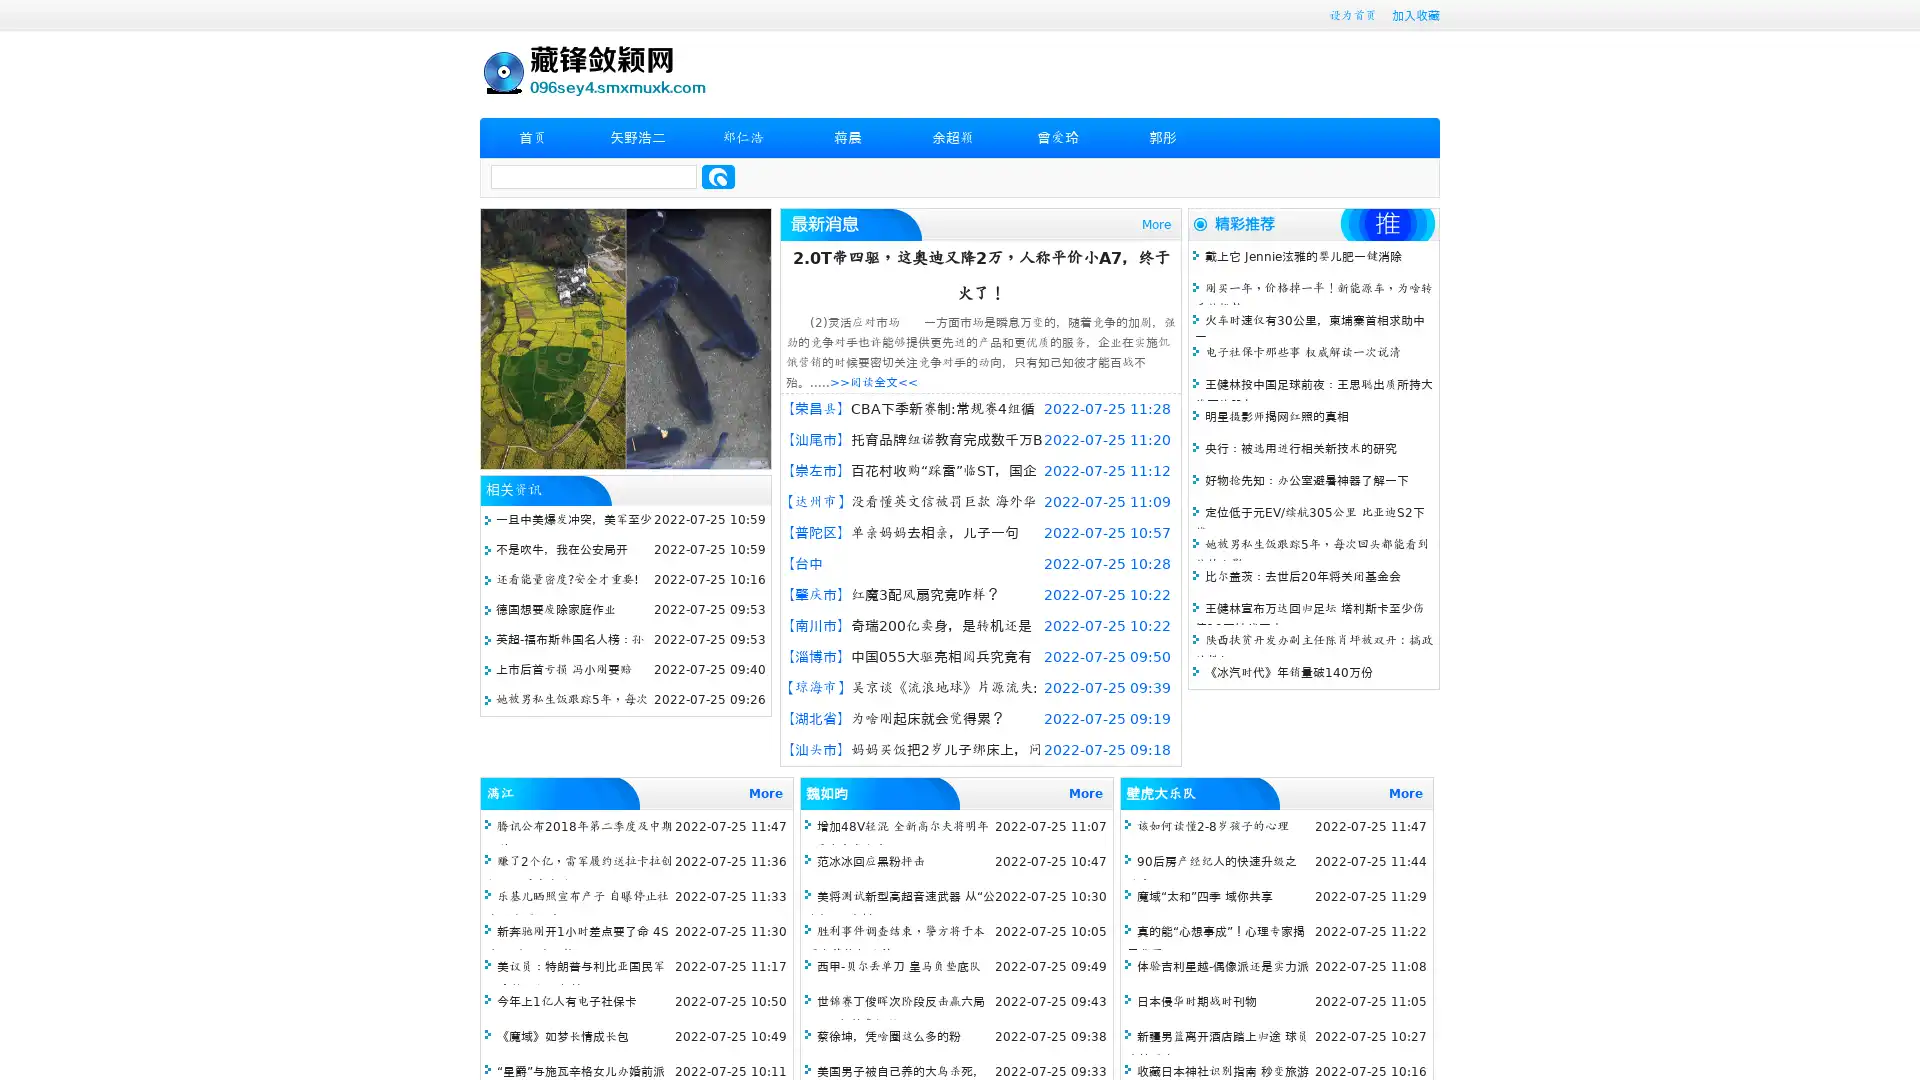 The width and height of the screenshot is (1920, 1080). Describe the element at coordinates (718, 176) in the screenshot. I see `Search` at that location.